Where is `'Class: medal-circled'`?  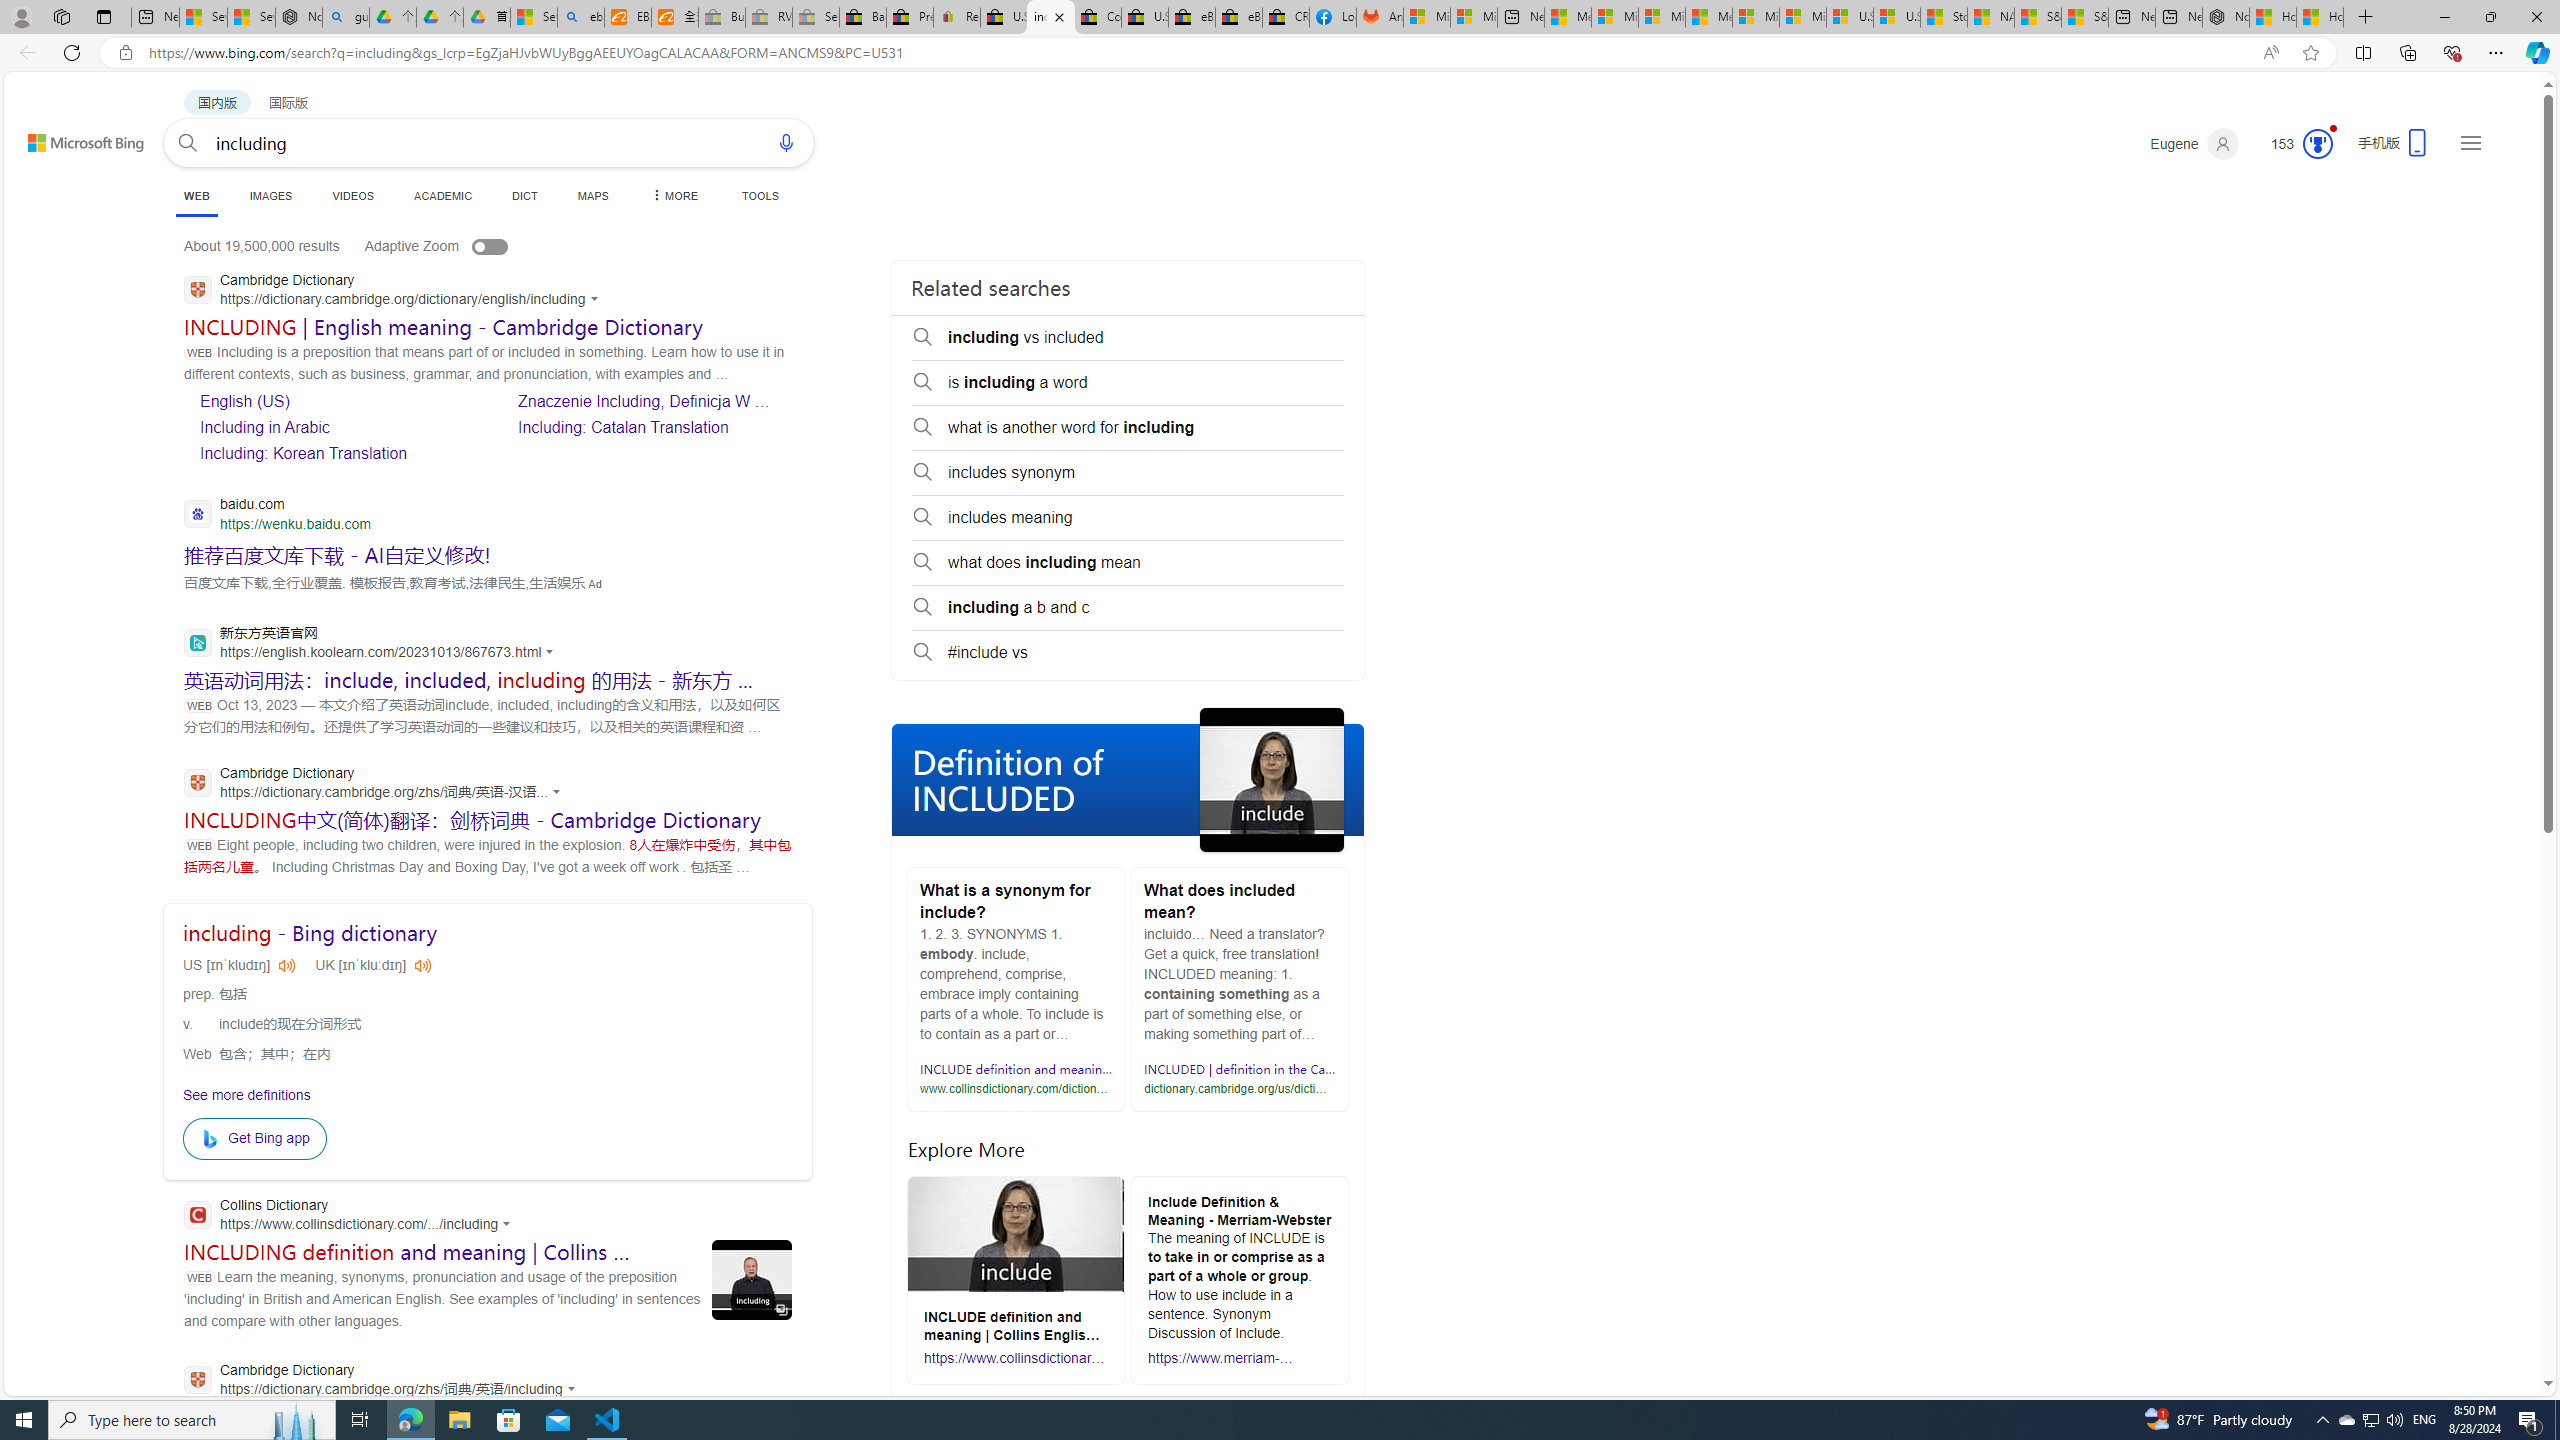 'Class: medal-circled' is located at coordinates (2318, 143).